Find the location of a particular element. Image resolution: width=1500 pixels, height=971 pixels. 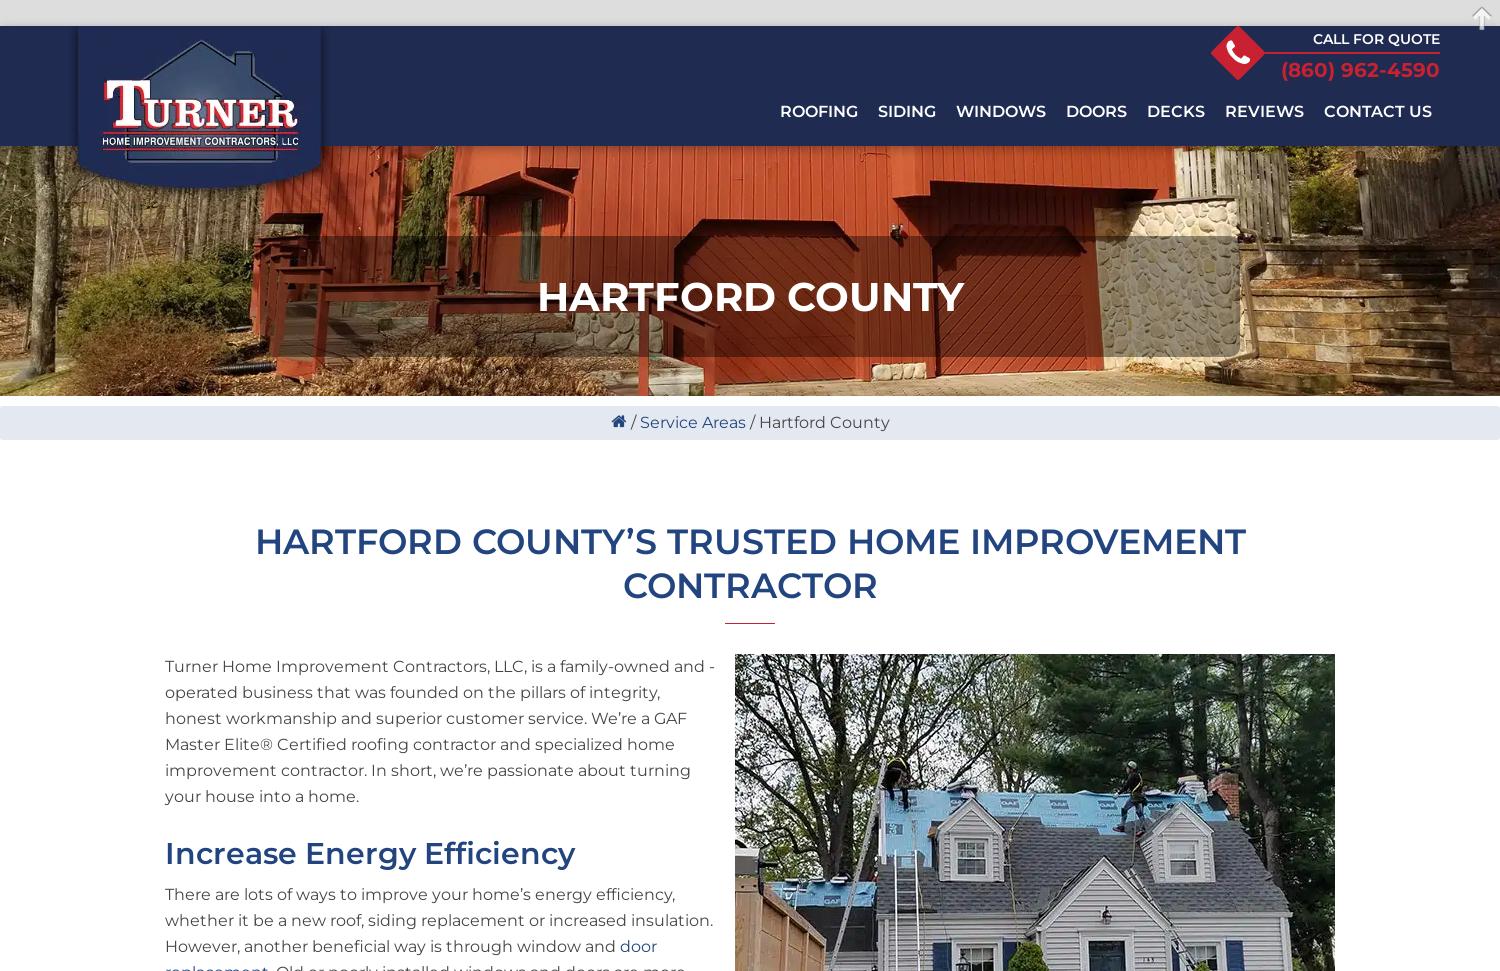

'Doors' is located at coordinates (1095, 110).